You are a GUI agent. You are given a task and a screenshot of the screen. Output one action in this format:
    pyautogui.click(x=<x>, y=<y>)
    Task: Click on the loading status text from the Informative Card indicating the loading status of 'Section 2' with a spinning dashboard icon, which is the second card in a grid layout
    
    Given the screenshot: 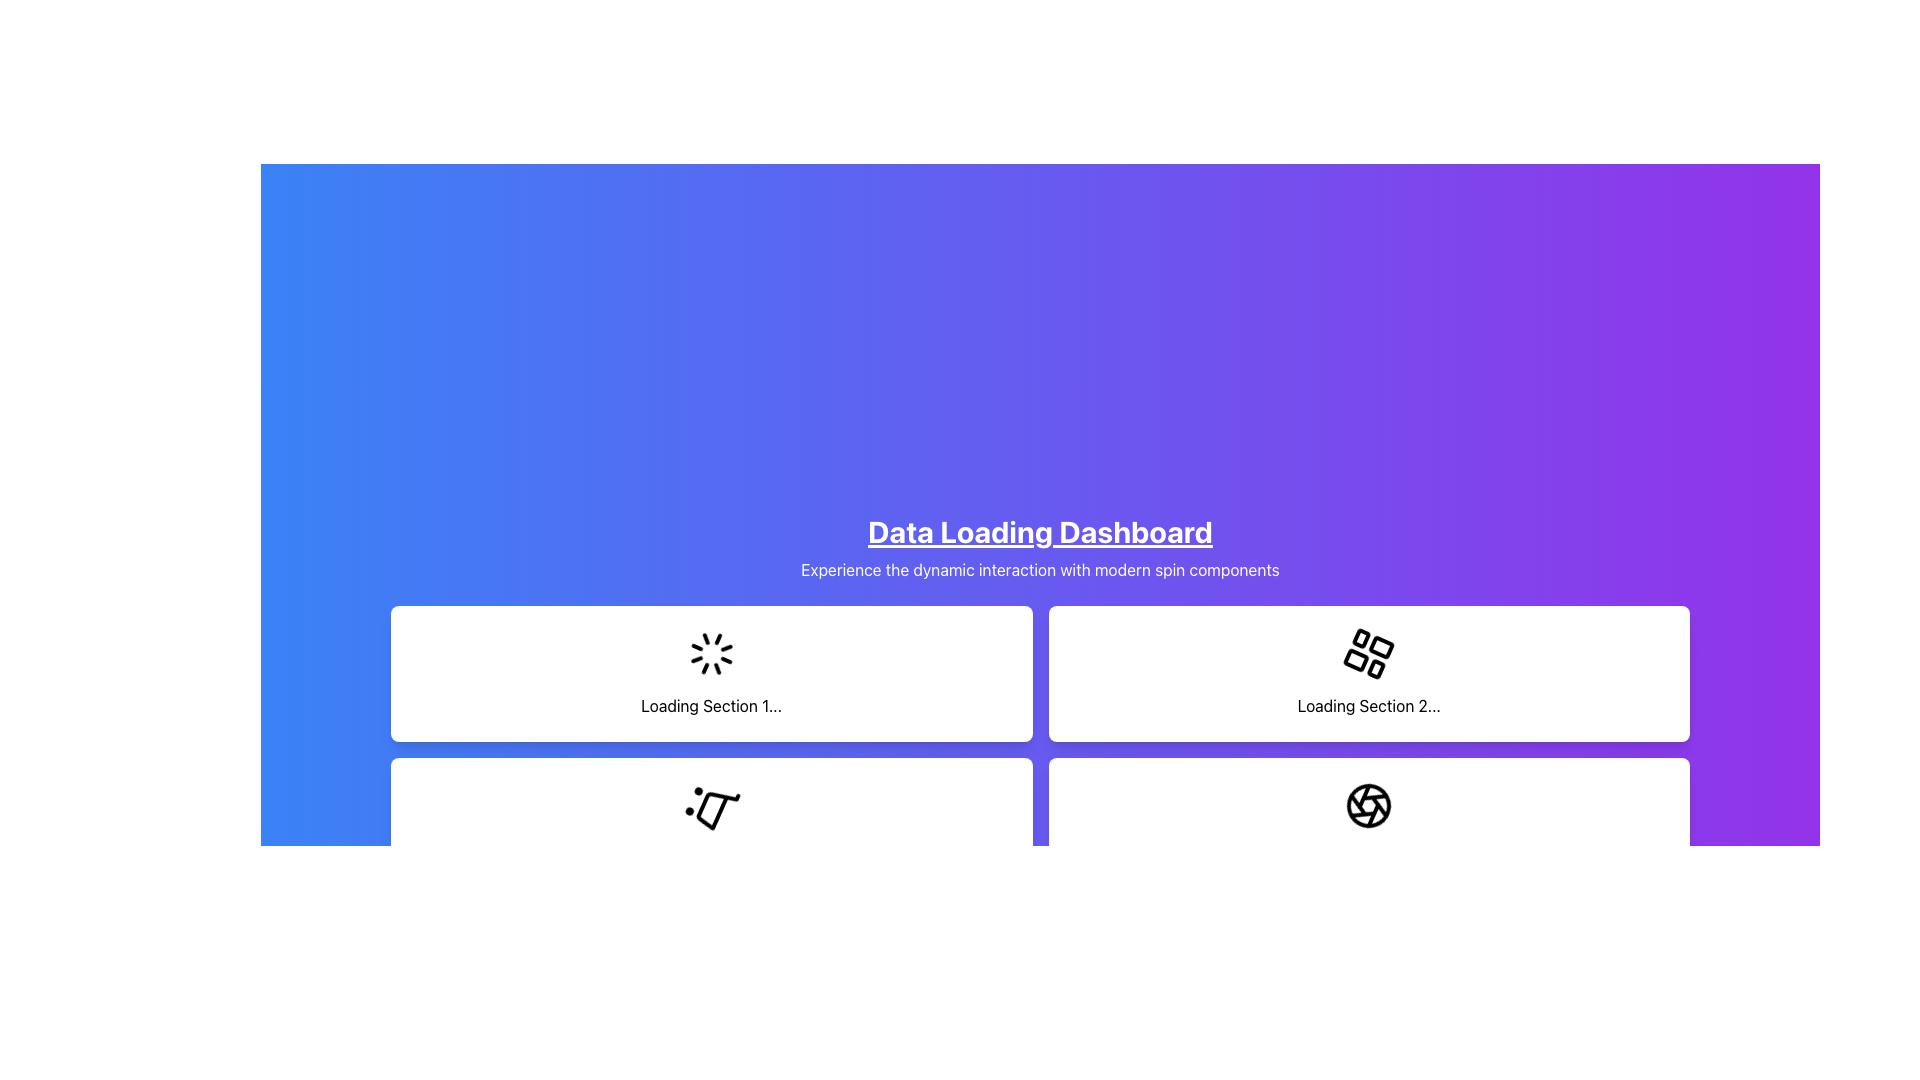 What is the action you would take?
    pyautogui.click(x=1368, y=674)
    